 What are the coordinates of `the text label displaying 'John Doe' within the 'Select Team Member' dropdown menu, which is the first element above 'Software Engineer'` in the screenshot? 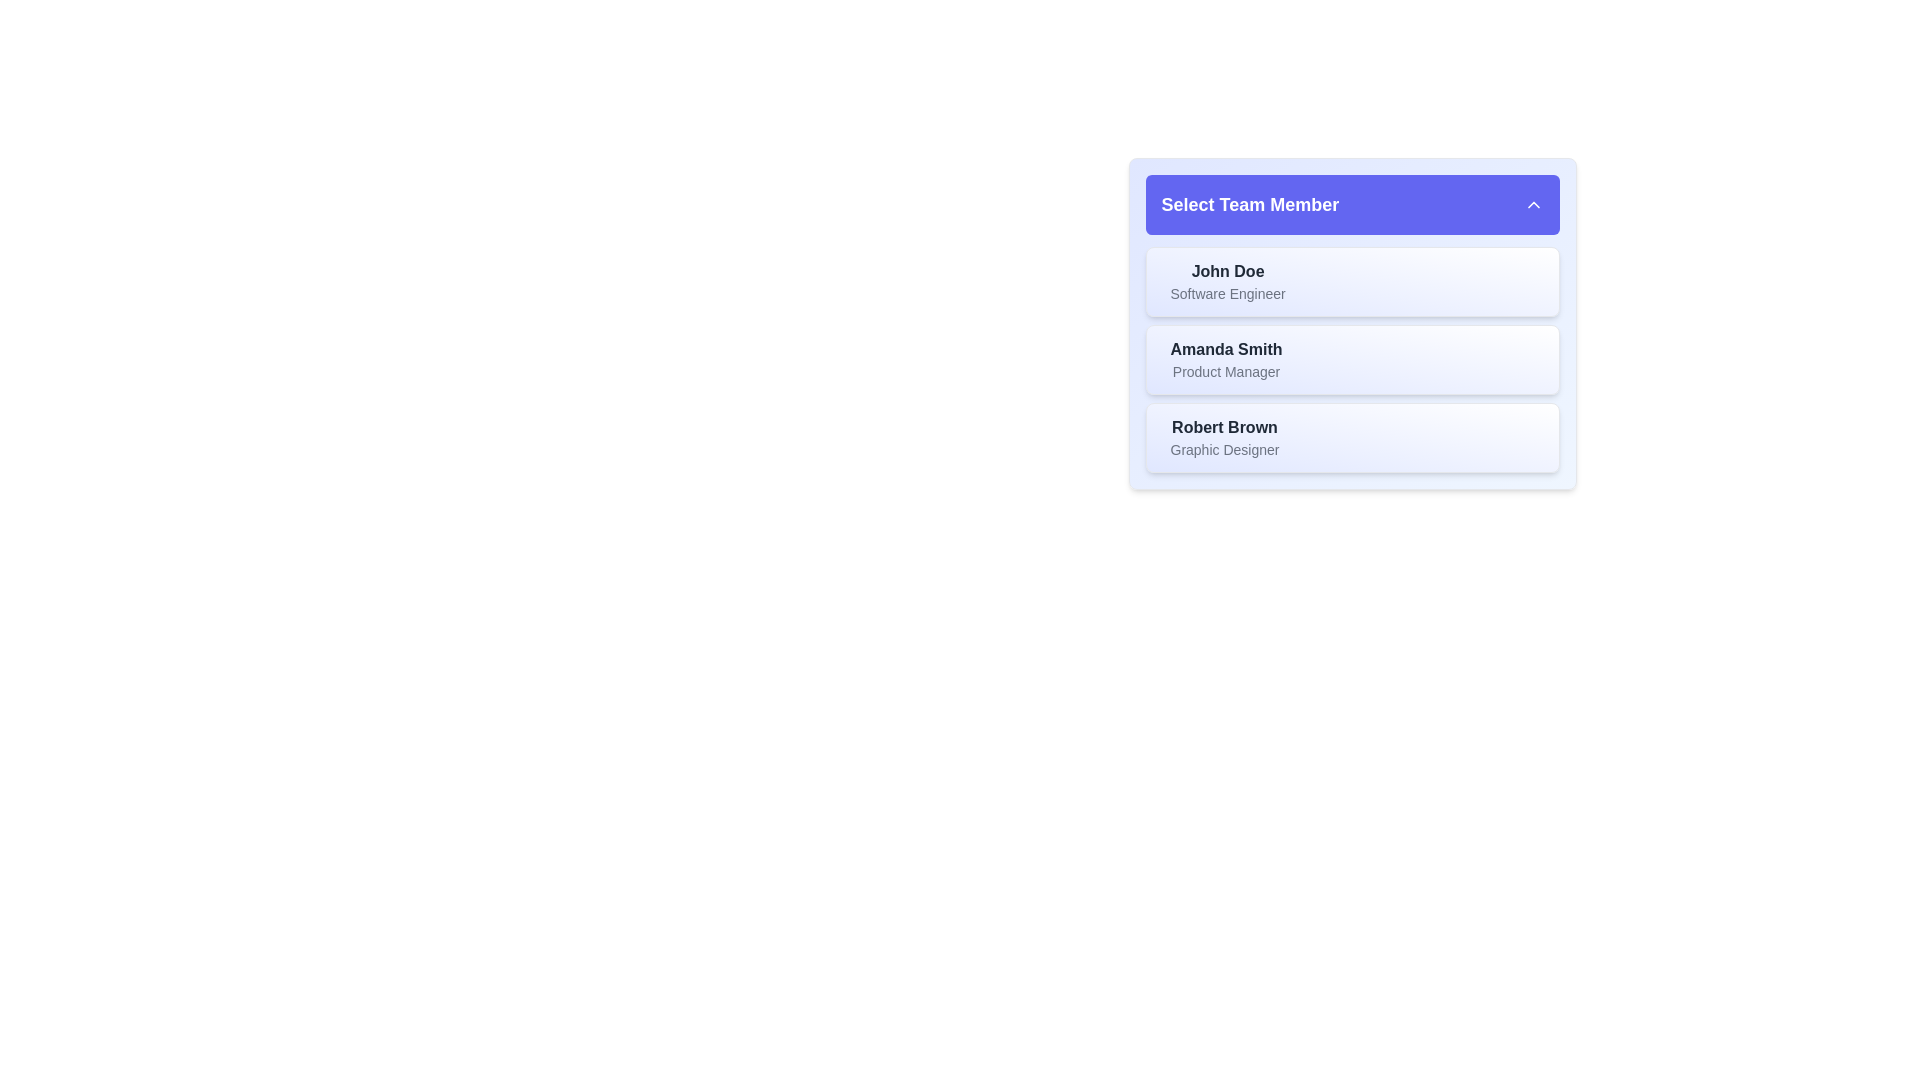 It's located at (1227, 272).